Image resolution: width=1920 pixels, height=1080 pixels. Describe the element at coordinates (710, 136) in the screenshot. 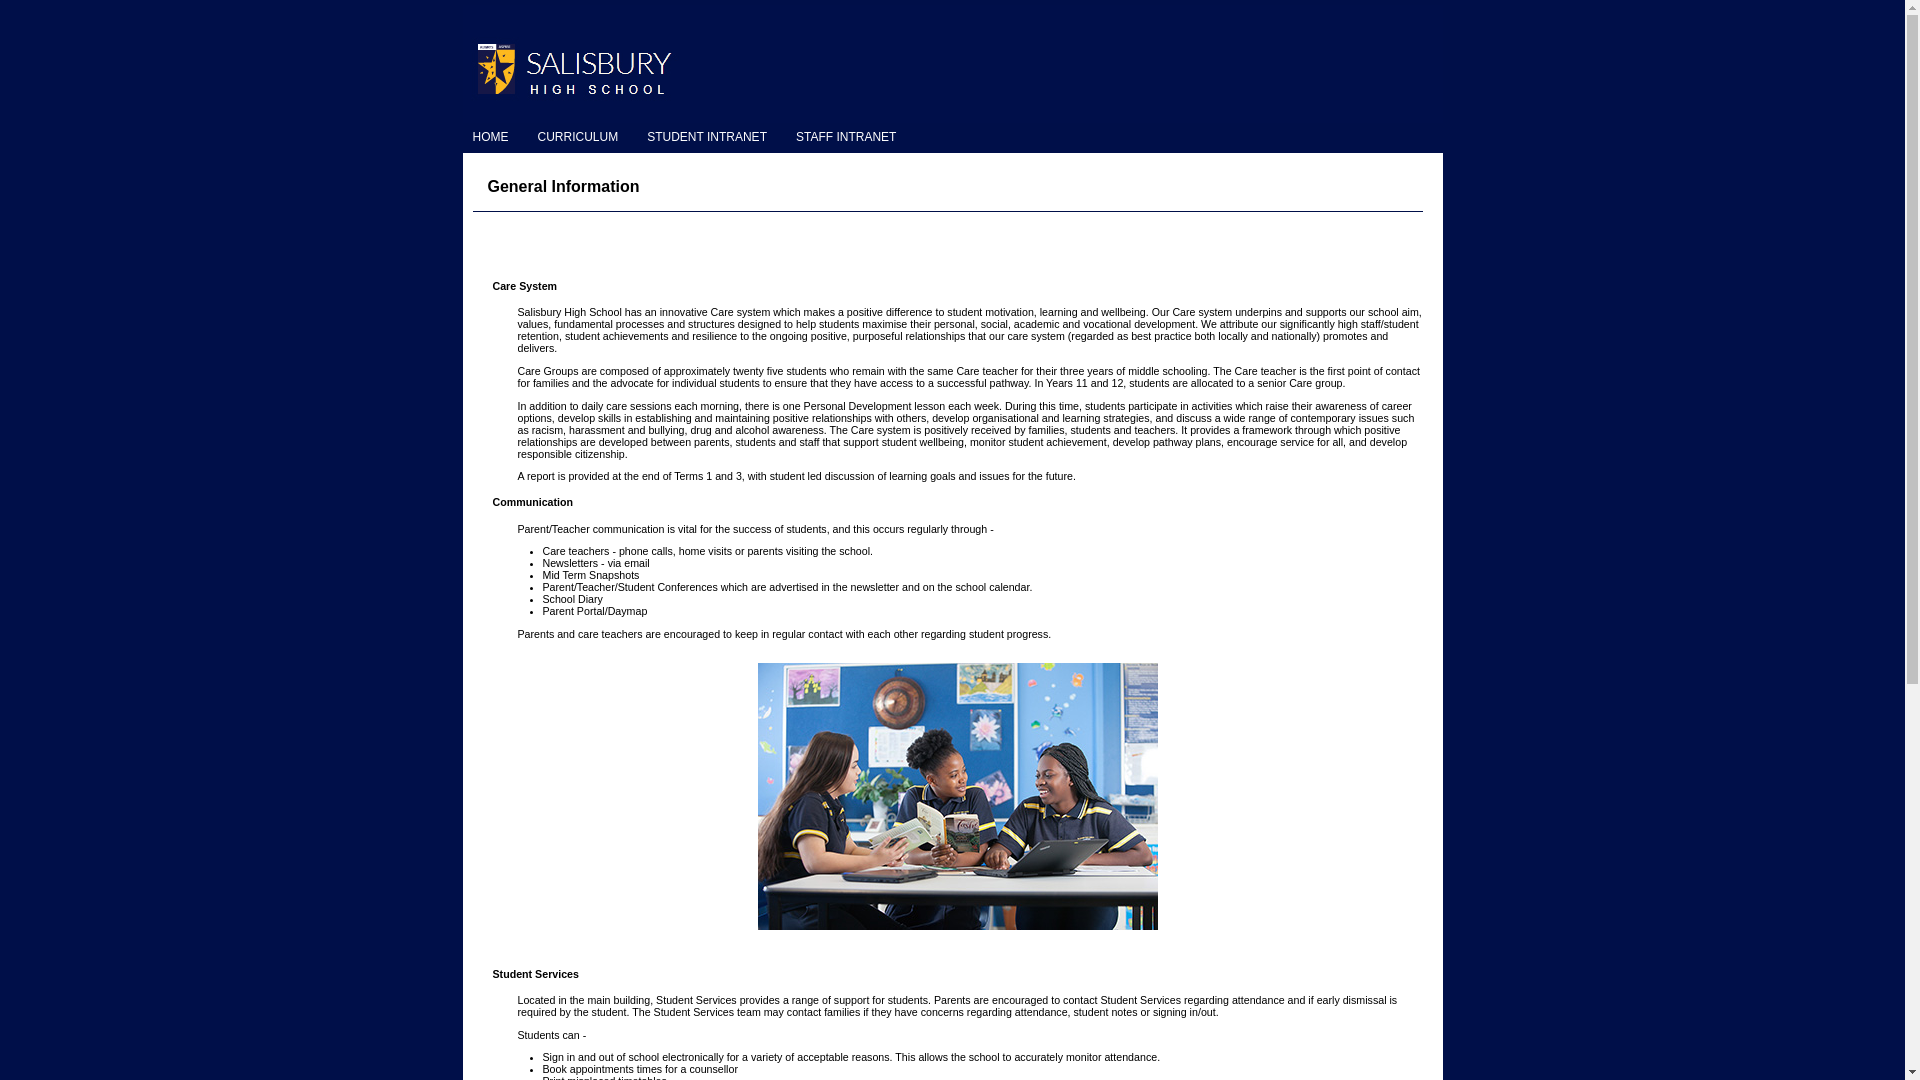

I see `'STUDENT INTRANET'` at that location.